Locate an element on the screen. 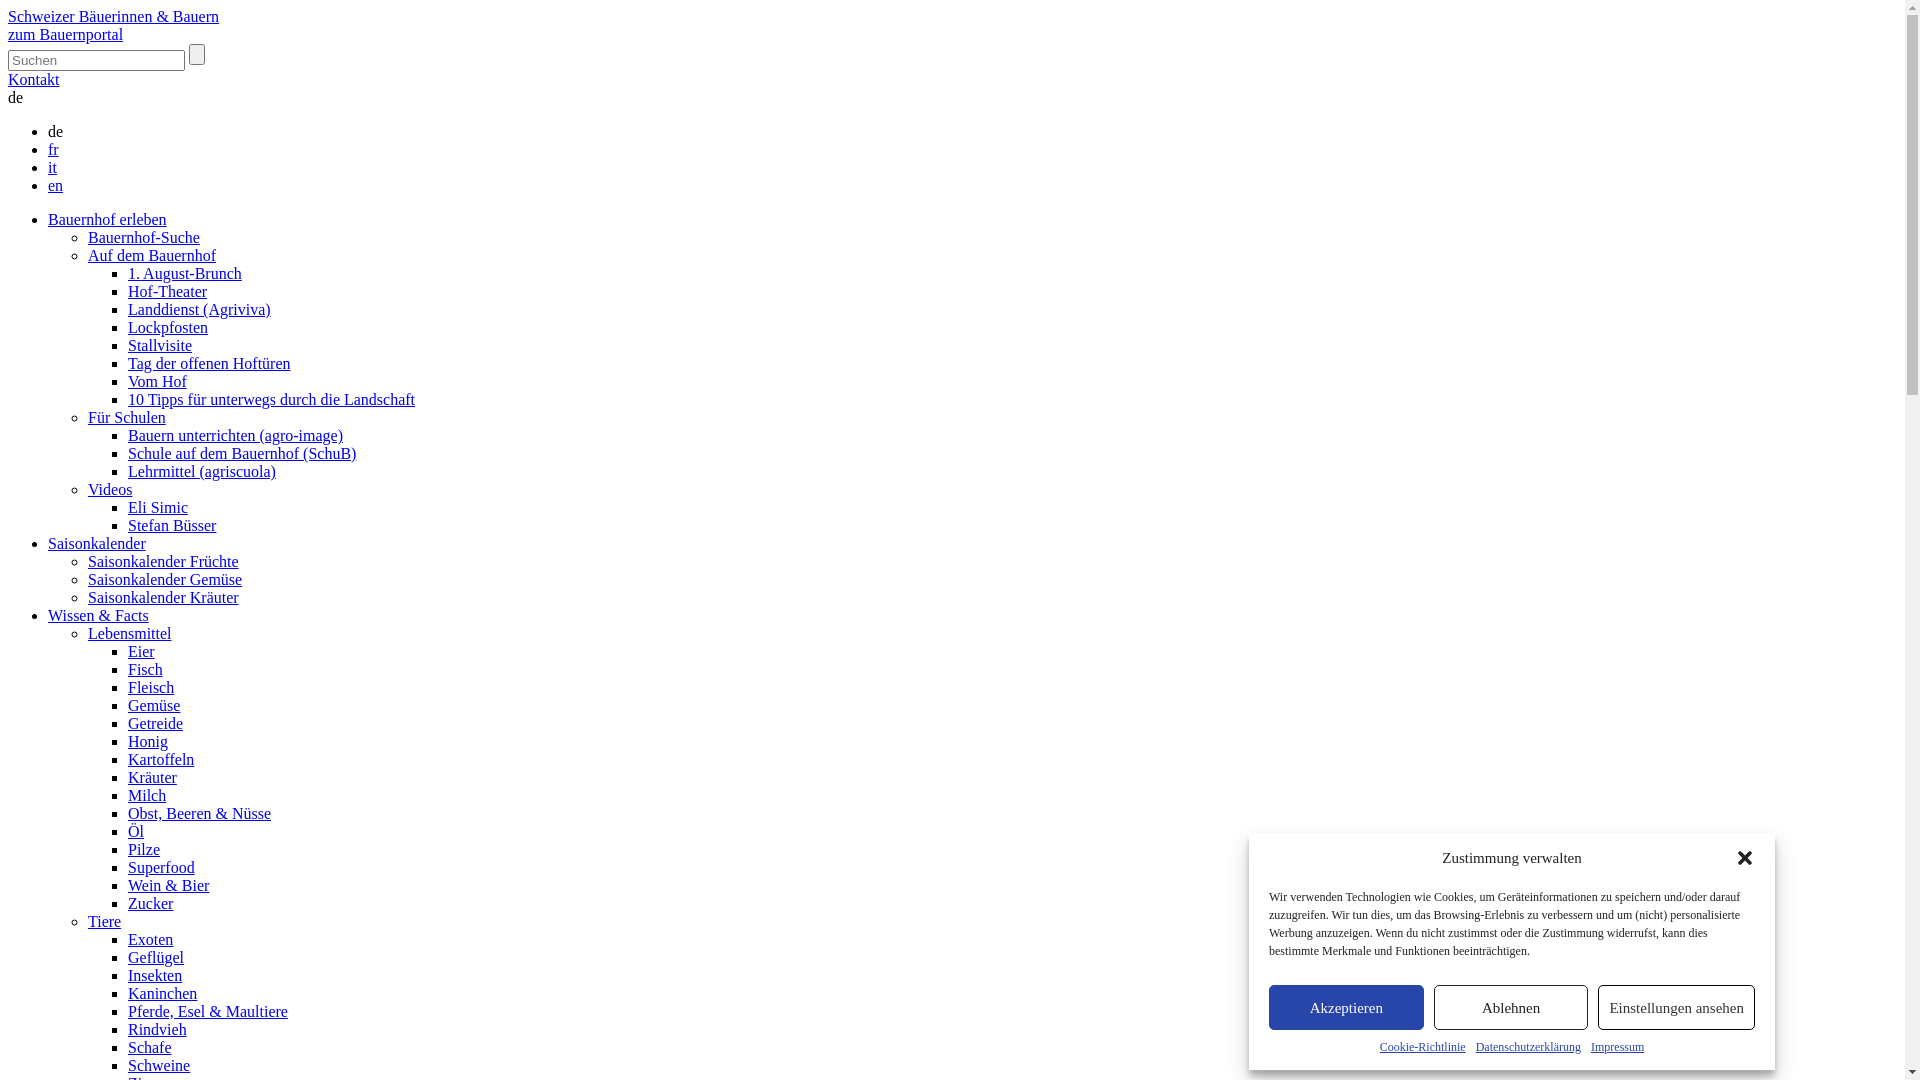 The width and height of the screenshot is (1920, 1080). 'Landdienst (Agriviva)' is located at coordinates (199, 309).